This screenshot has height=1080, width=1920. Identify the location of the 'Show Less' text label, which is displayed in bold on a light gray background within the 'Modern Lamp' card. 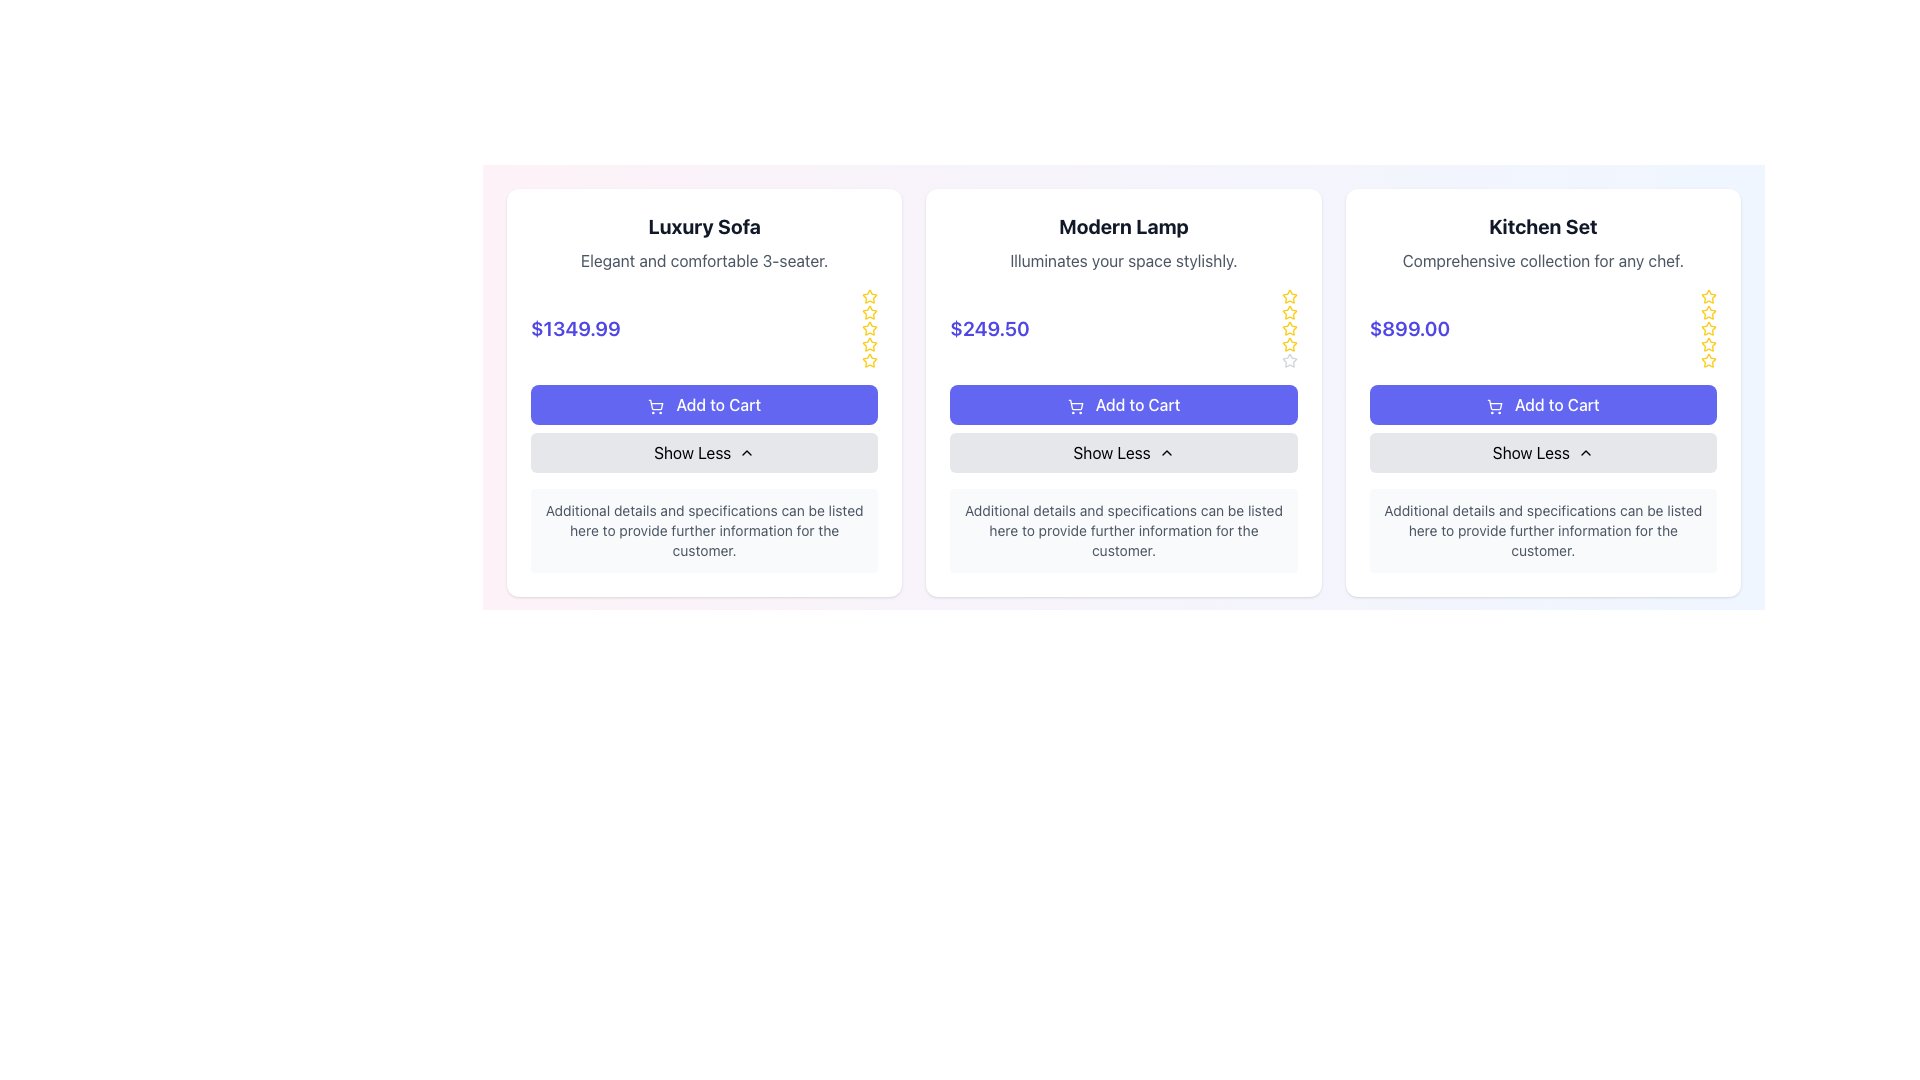
(1111, 452).